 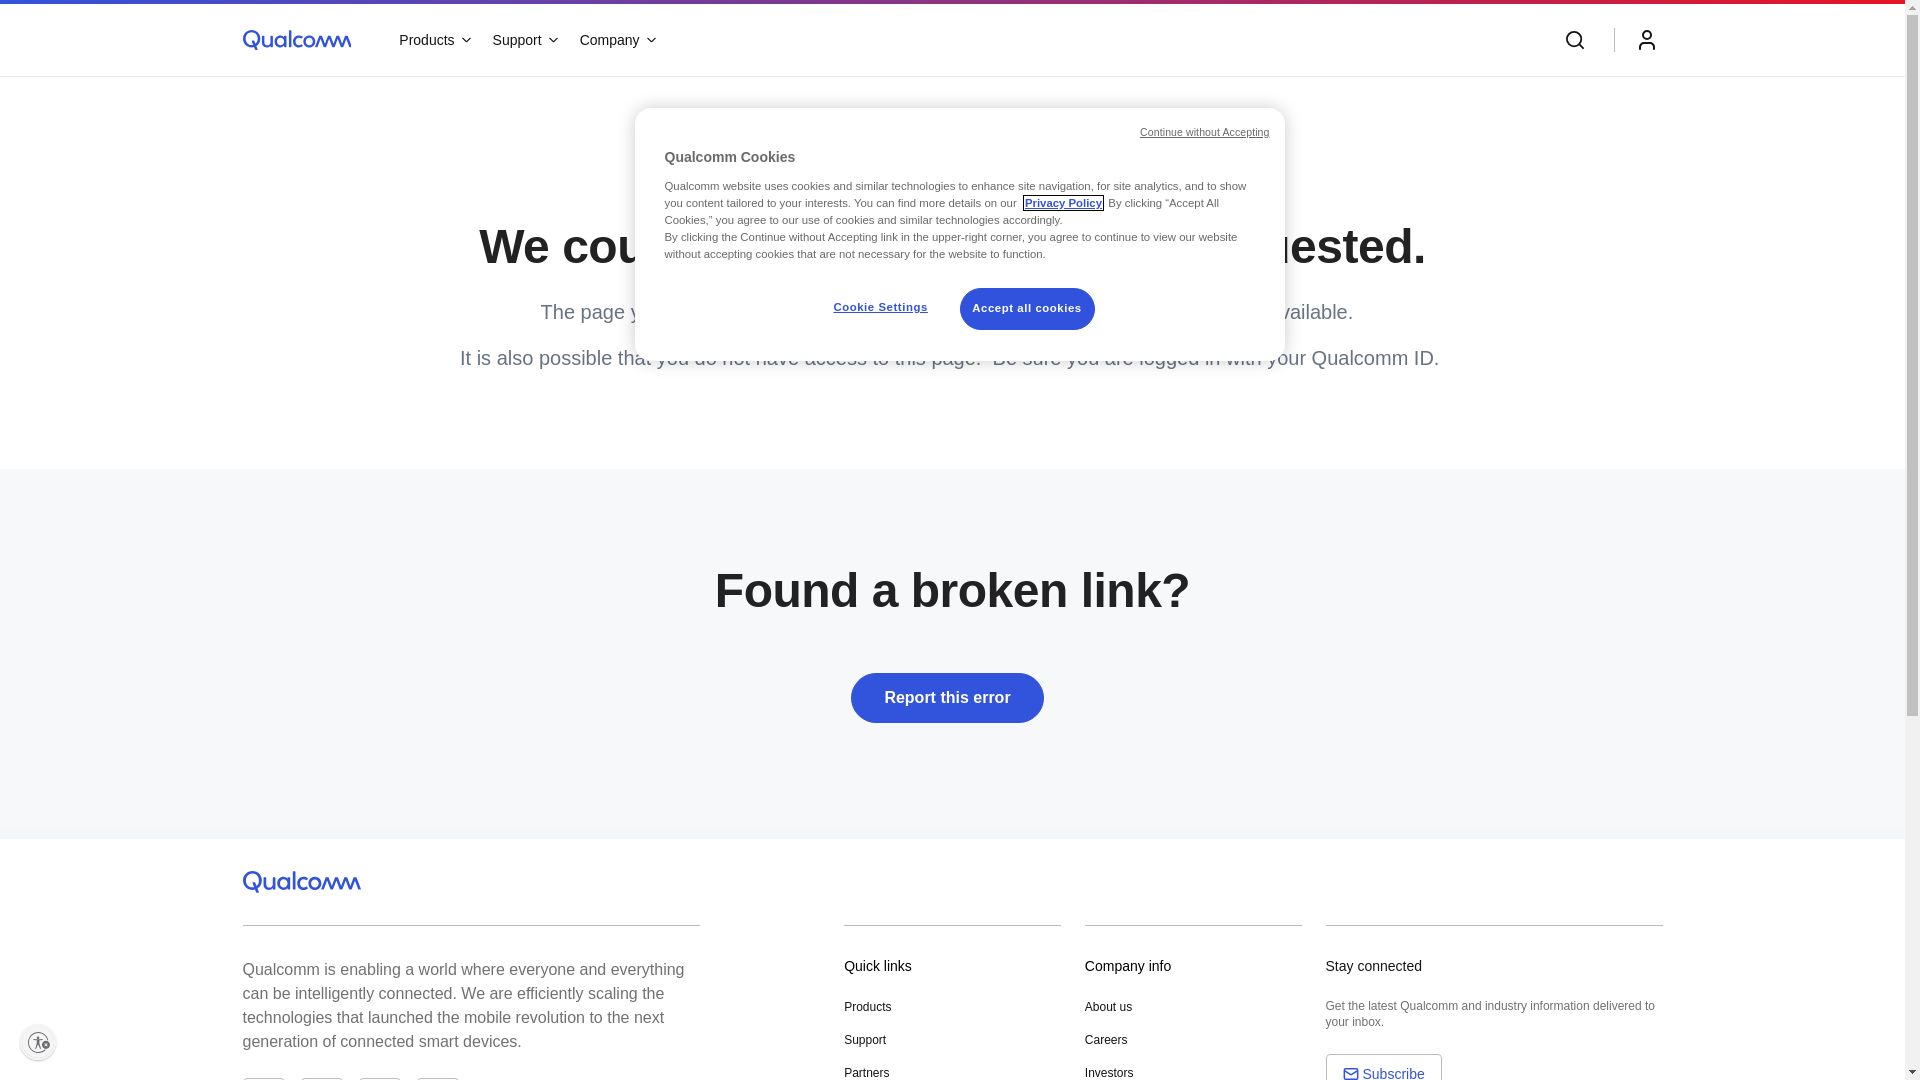 What do you see at coordinates (616, 39) in the screenshot?
I see `'Company'` at bounding box center [616, 39].